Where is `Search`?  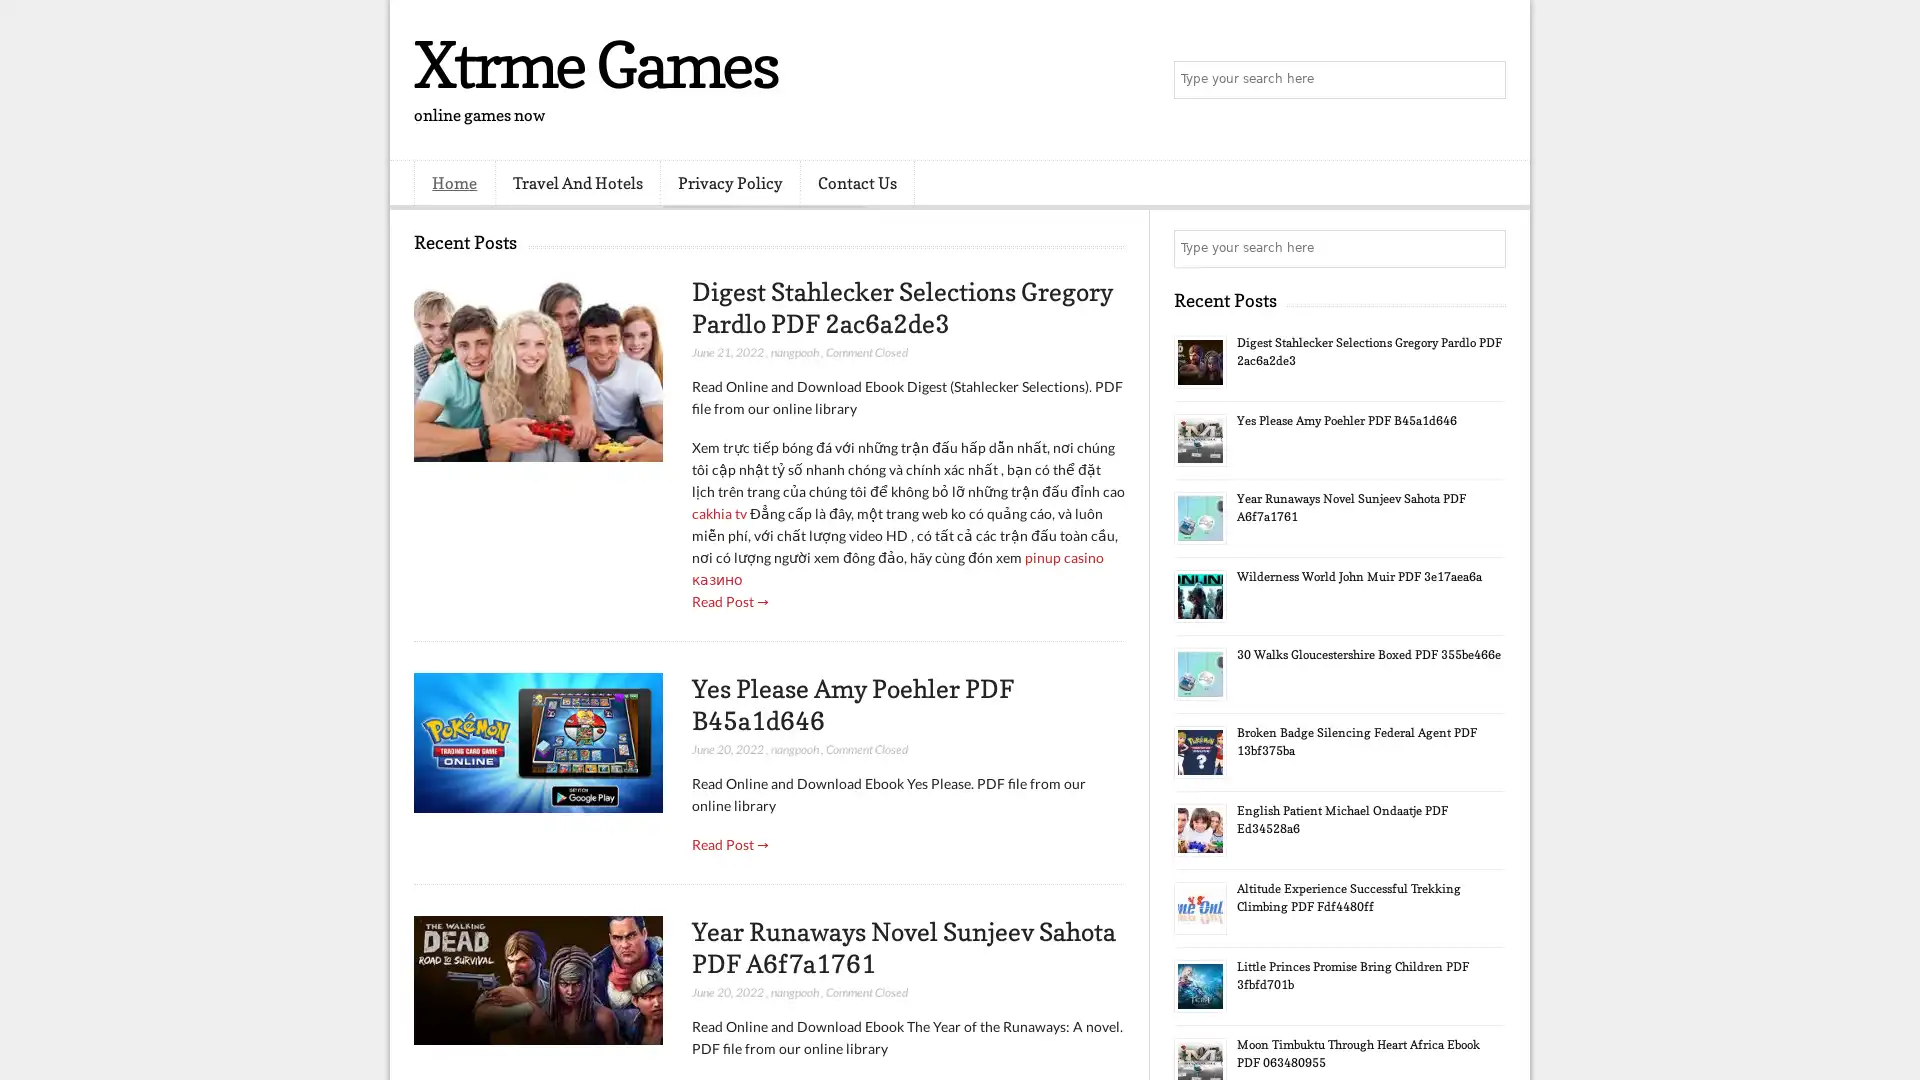 Search is located at coordinates (1485, 80).